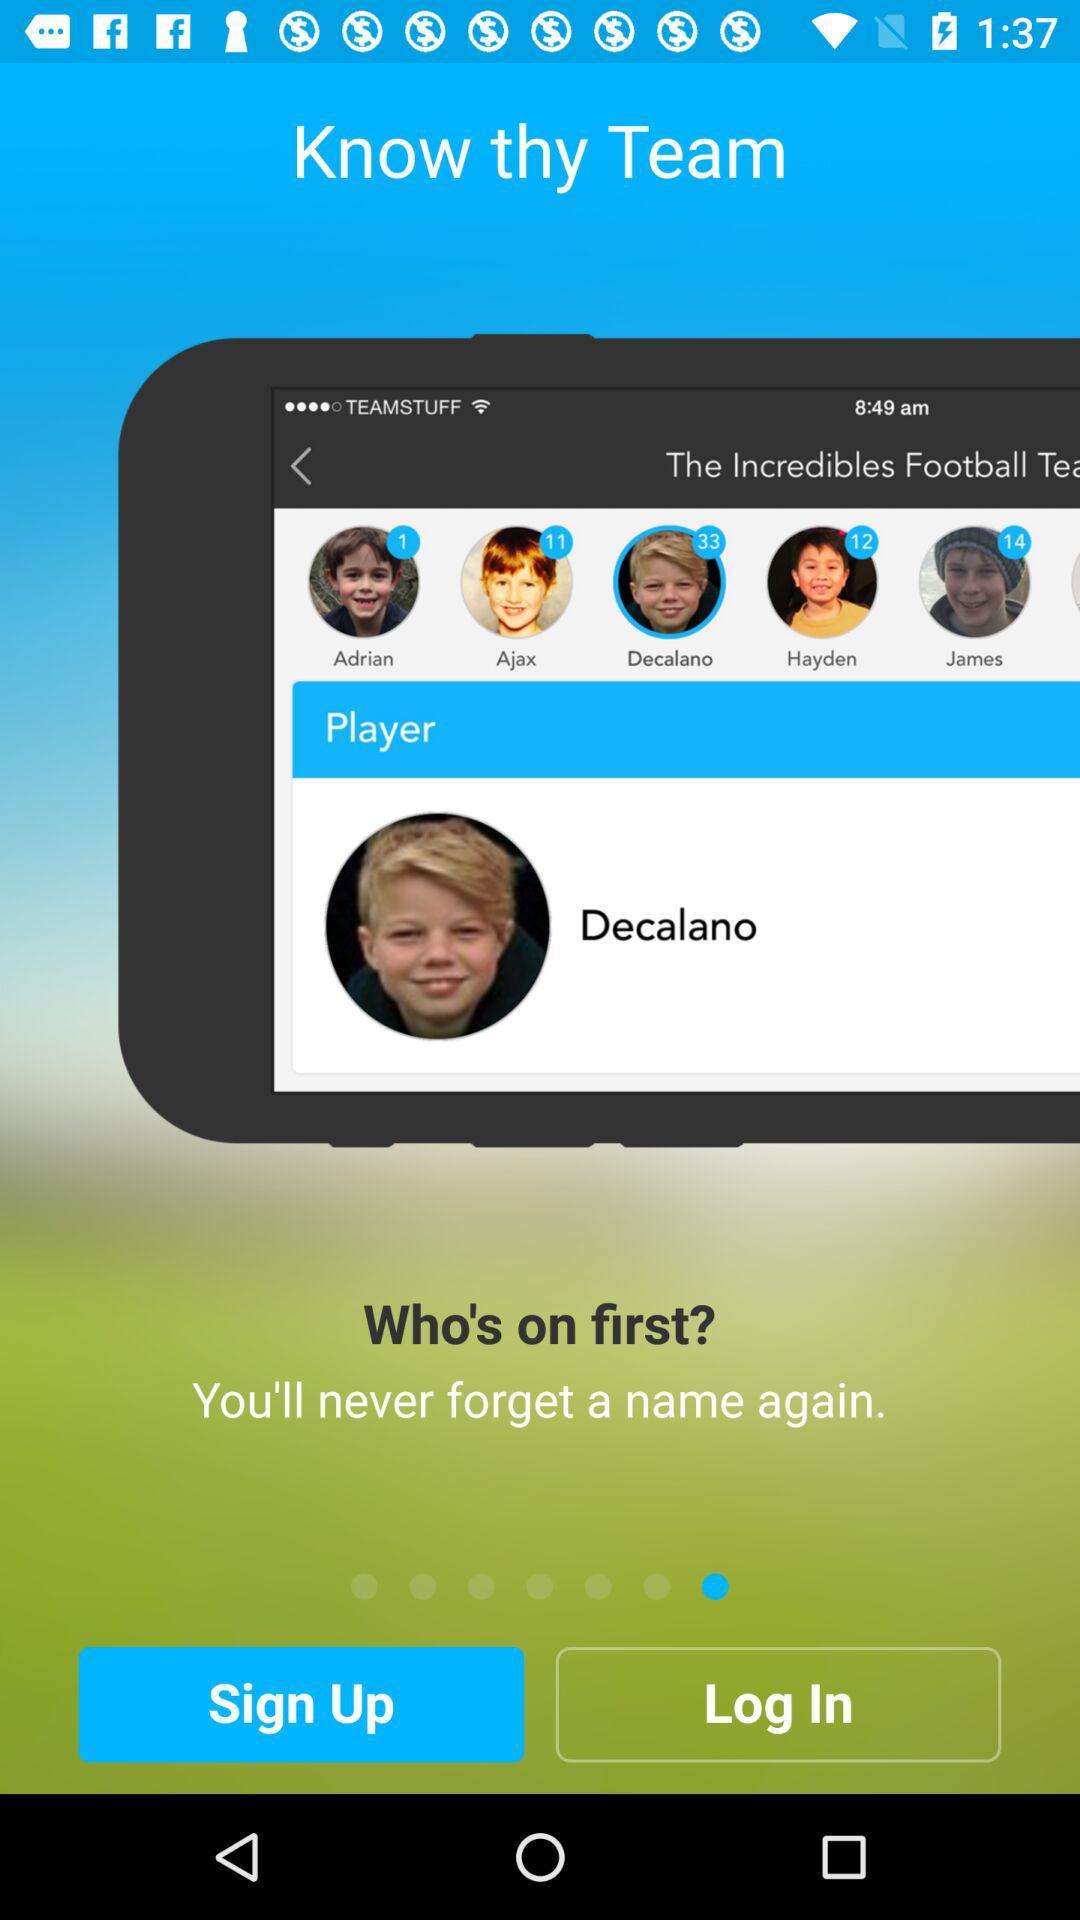 Image resolution: width=1080 pixels, height=1920 pixels. What do you see at coordinates (714, 1585) in the screenshot?
I see `the icon above log in item` at bounding box center [714, 1585].